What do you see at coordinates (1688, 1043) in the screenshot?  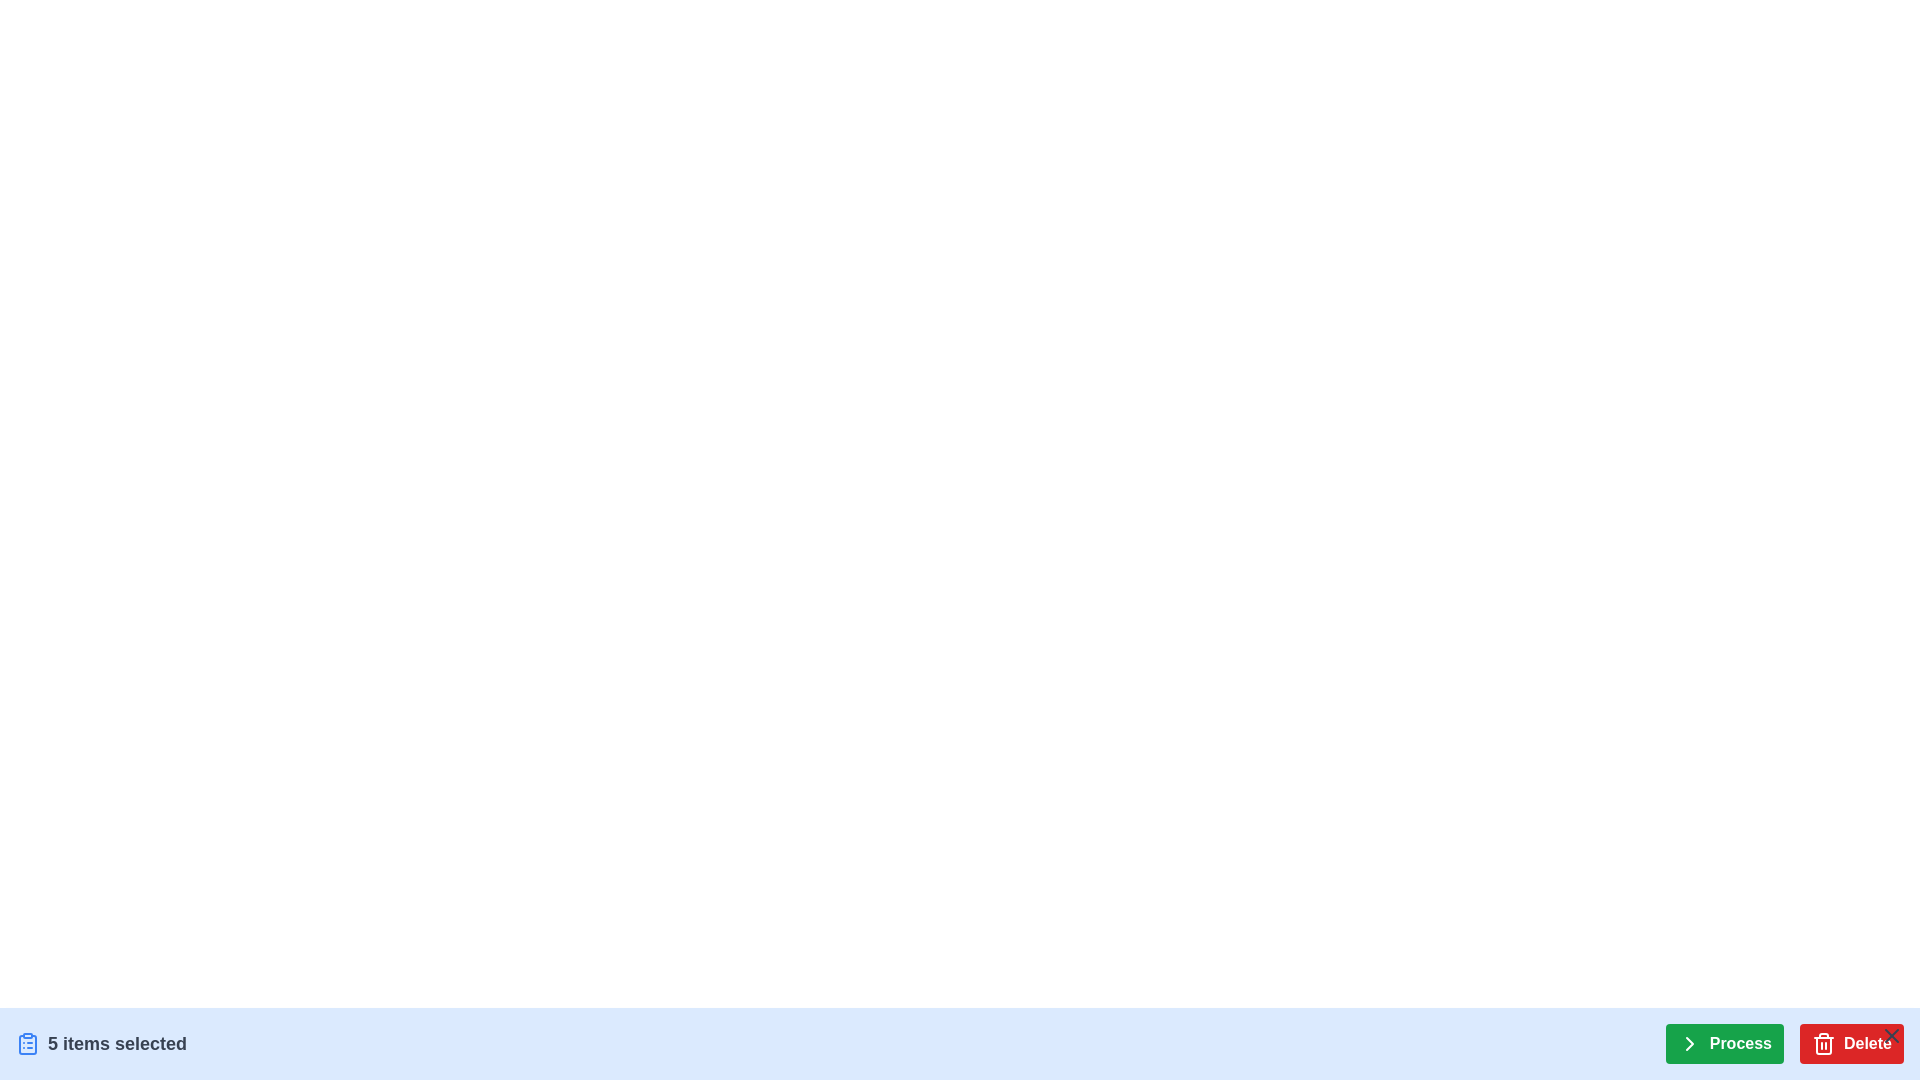 I see `the chevron icon located on the green 'Process' button, which features the text 'Process' in semibold white font` at bounding box center [1688, 1043].